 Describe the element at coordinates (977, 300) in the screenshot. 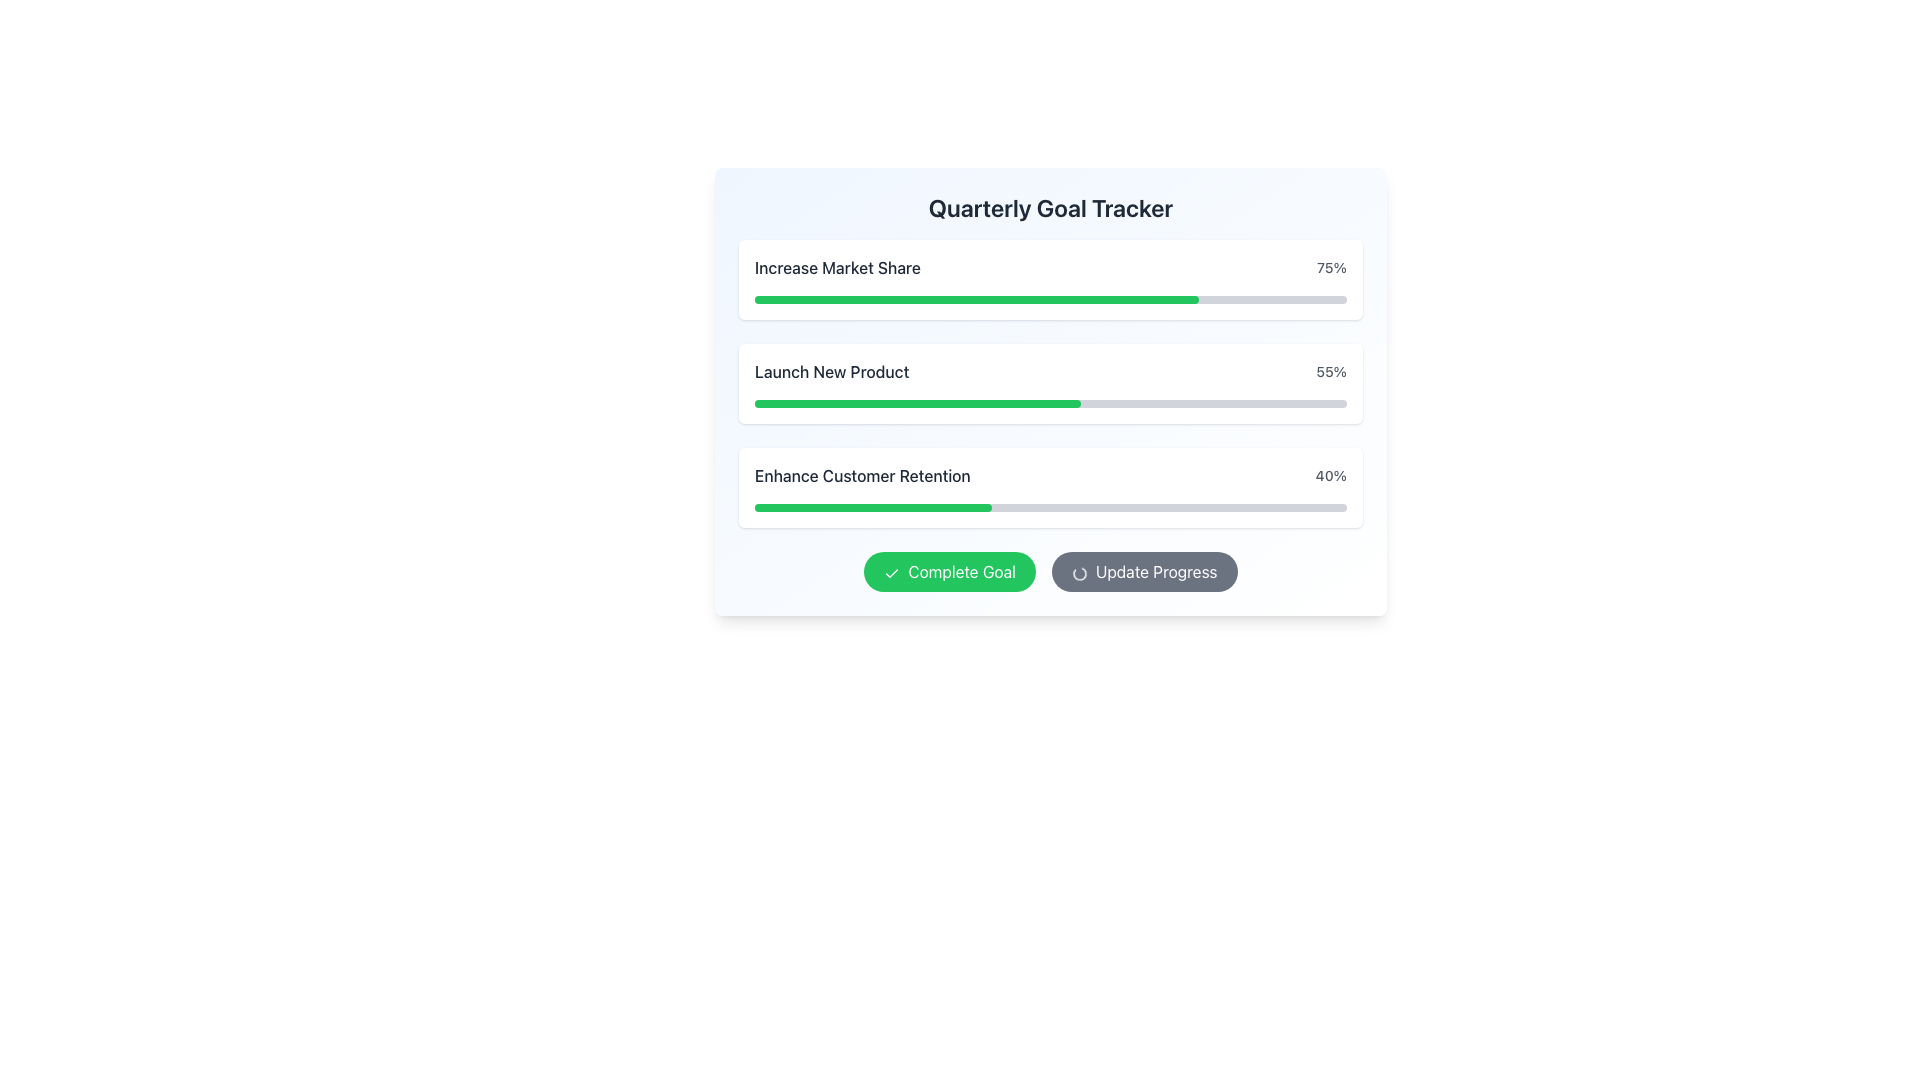

I see `the green progress bar representing 75% completion of the 'Increase Market Share' in the 'Quarterly Goal Tracker' interface` at that location.